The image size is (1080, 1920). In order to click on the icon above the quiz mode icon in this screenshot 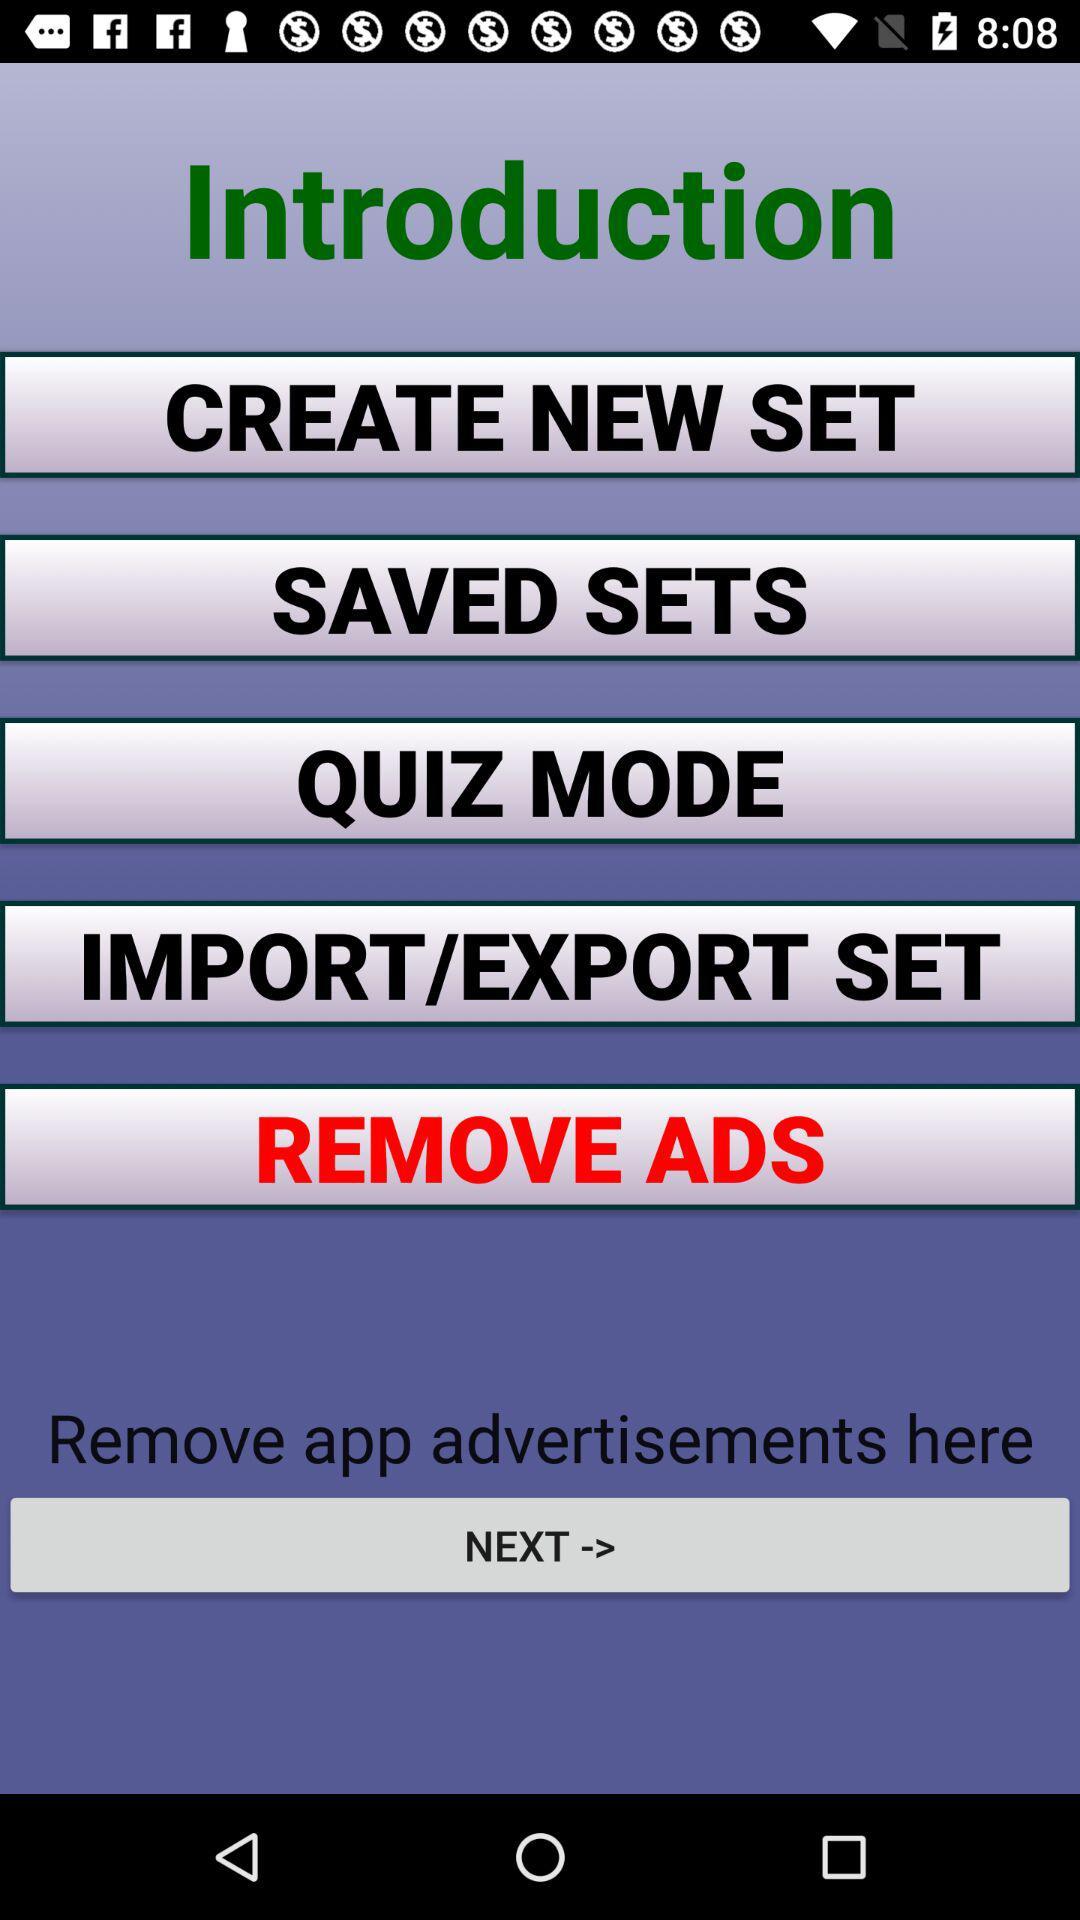, I will do `click(540, 596)`.